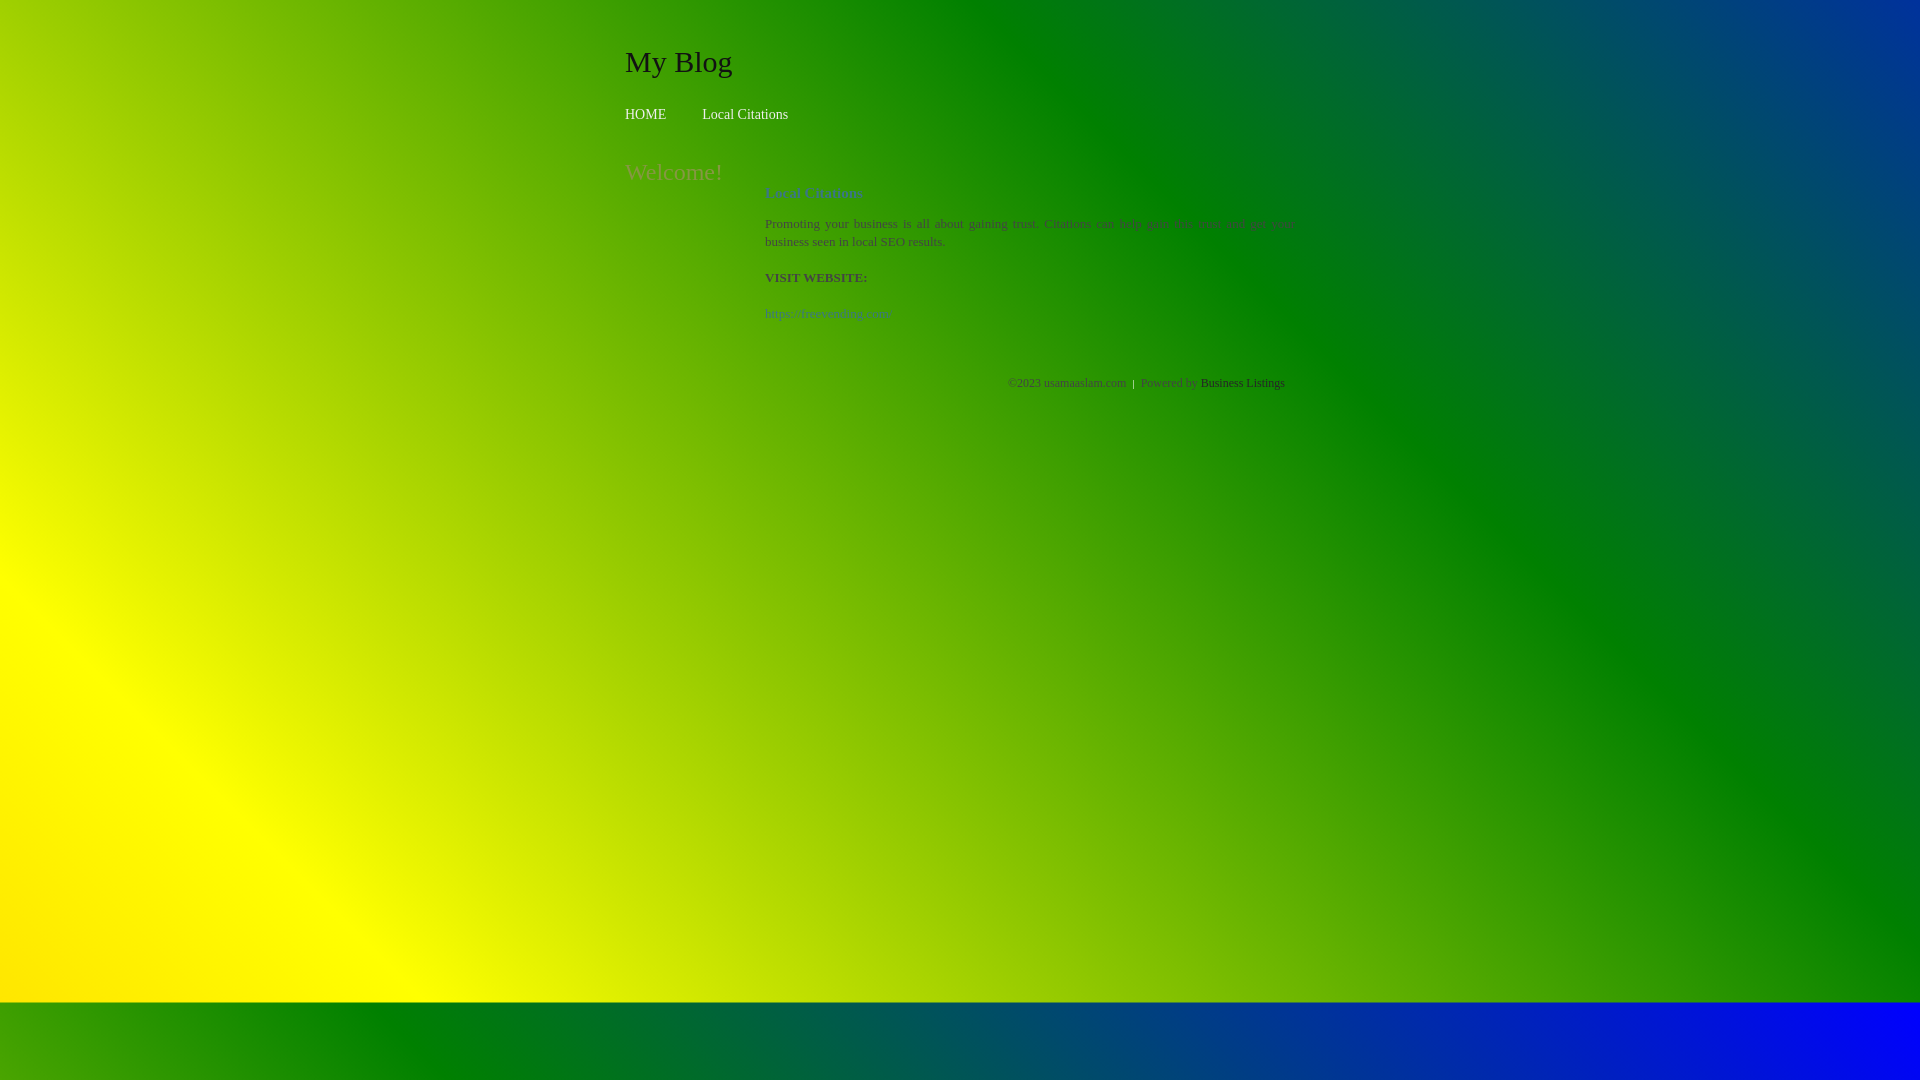  I want to click on 'My Blog', so click(678, 60).